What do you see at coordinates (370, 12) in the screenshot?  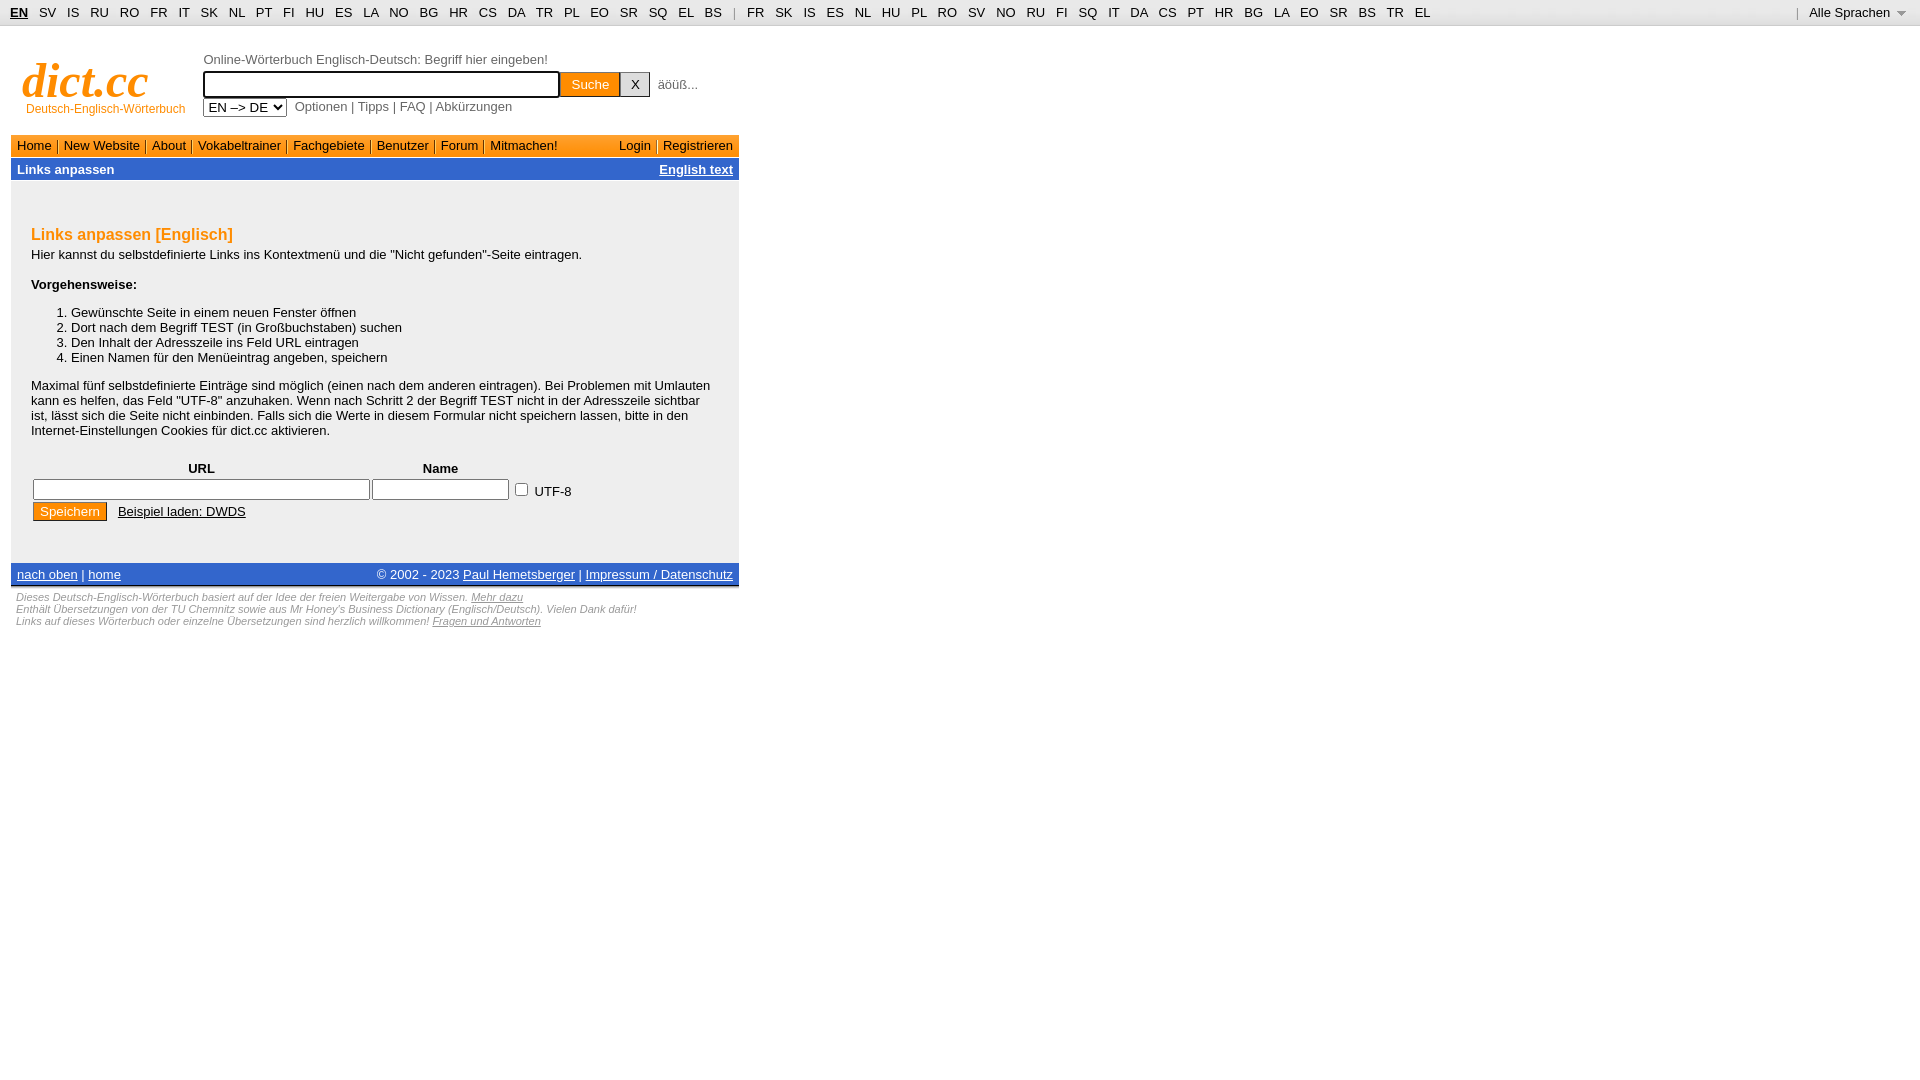 I see `'LA'` at bounding box center [370, 12].